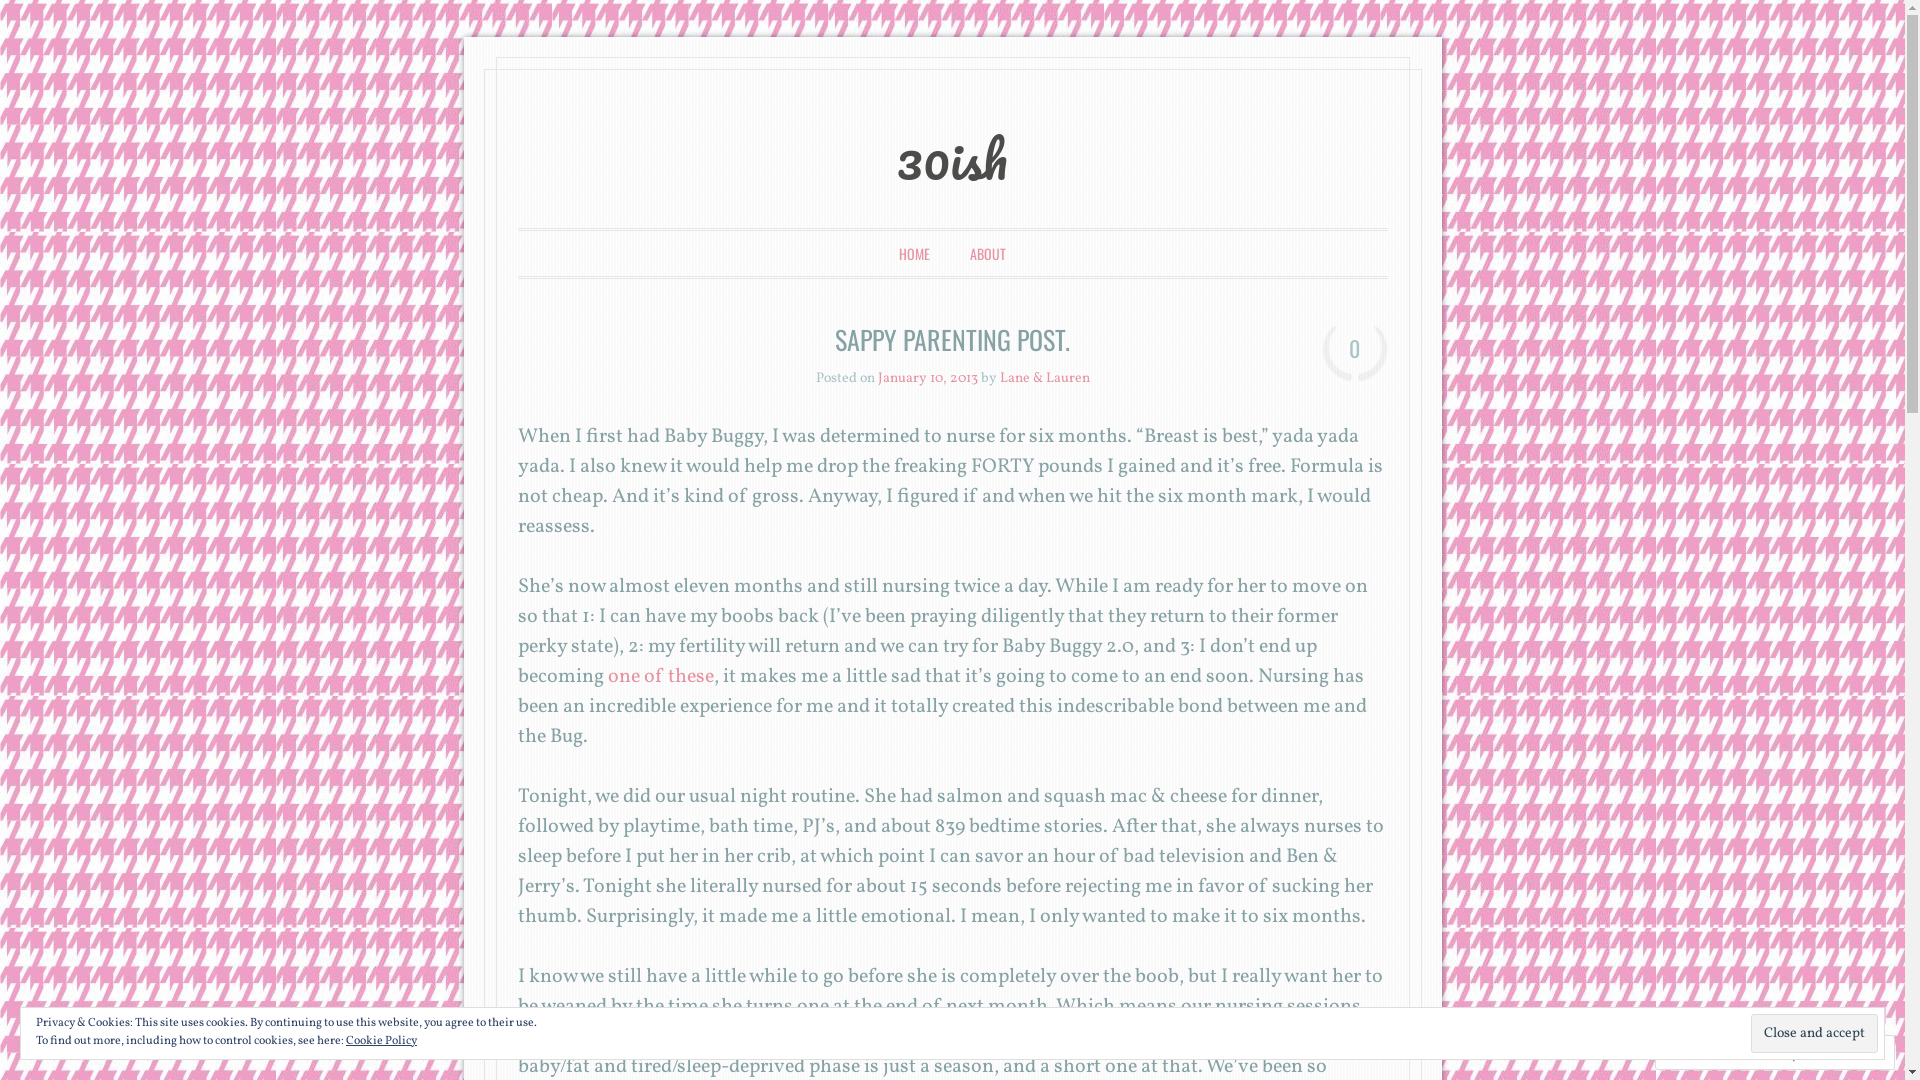 Image resolution: width=1920 pixels, height=1080 pixels. What do you see at coordinates (926, 378) in the screenshot?
I see `'January 10, 2013'` at bounding box center [926, 378].